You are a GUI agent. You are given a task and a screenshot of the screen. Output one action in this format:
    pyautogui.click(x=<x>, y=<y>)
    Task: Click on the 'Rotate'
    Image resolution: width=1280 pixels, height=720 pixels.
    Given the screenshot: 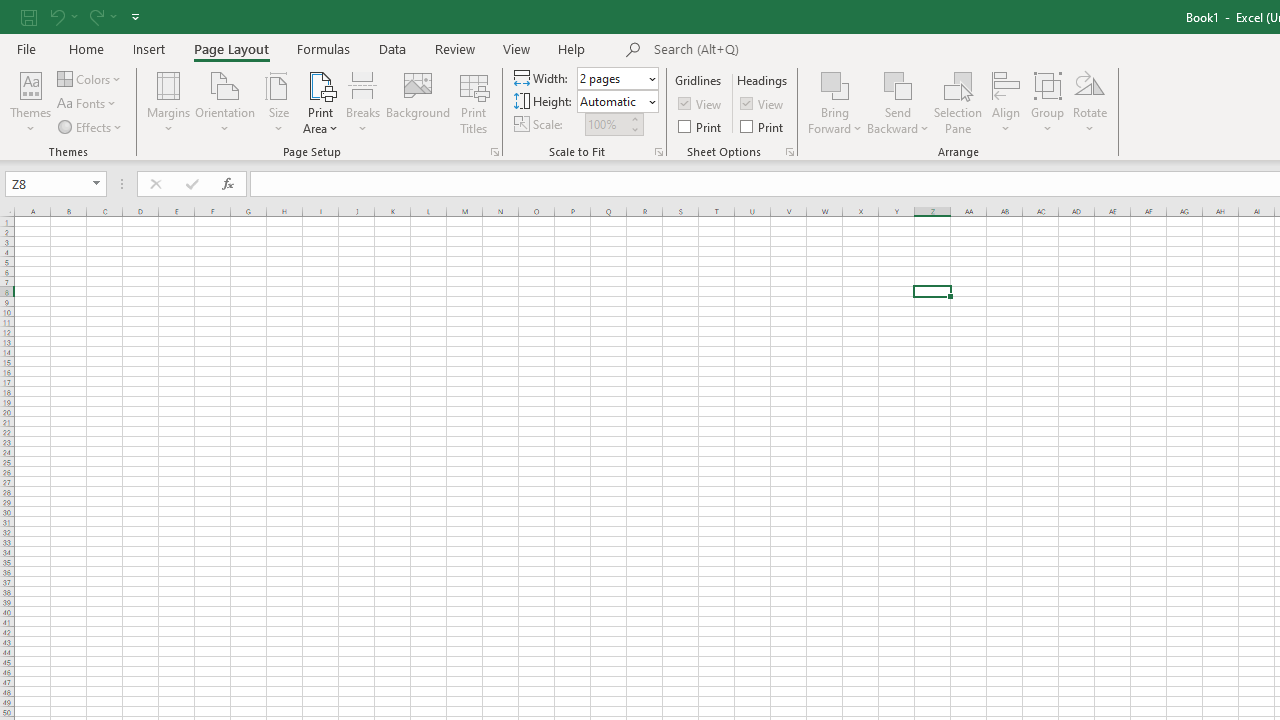 What is the action you would take?
    pyautogui.click(x=1088, y=103)
    